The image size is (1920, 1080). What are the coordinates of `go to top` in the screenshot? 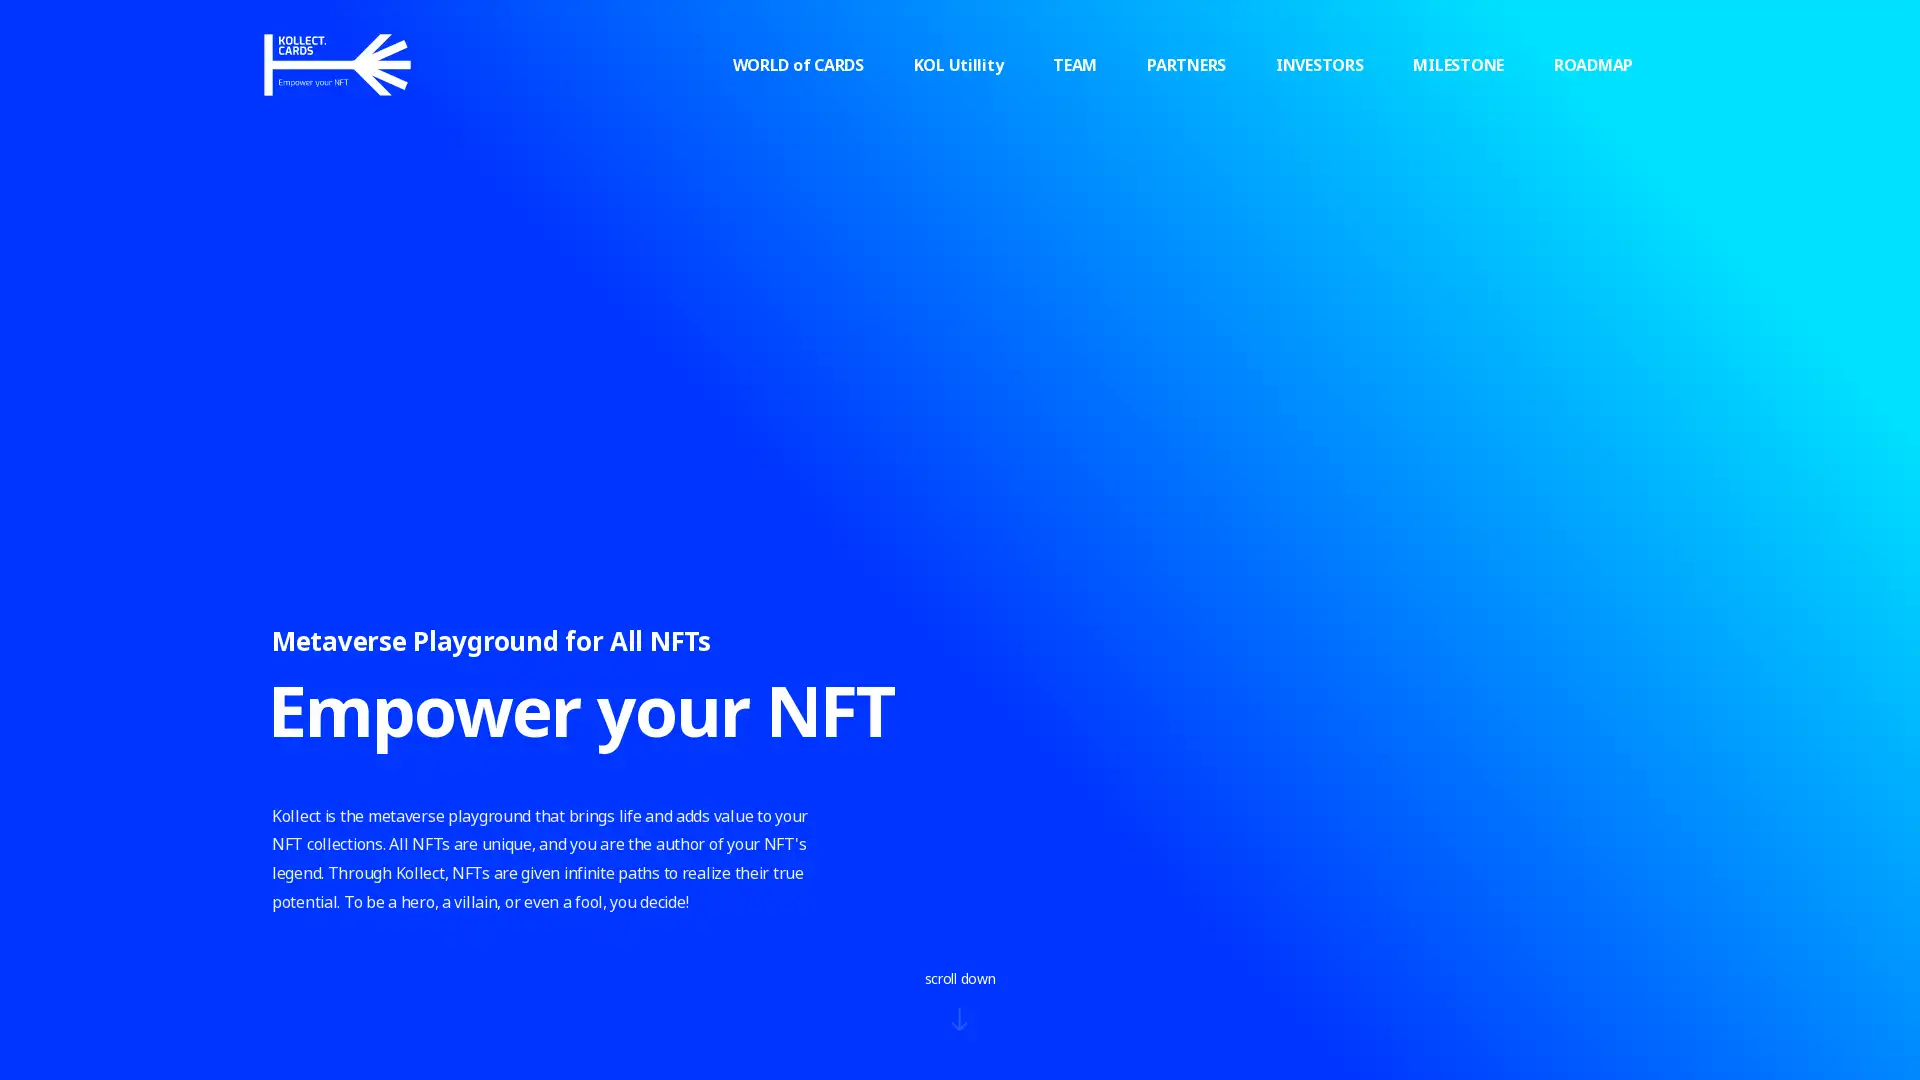 It's located at (1698, 770).